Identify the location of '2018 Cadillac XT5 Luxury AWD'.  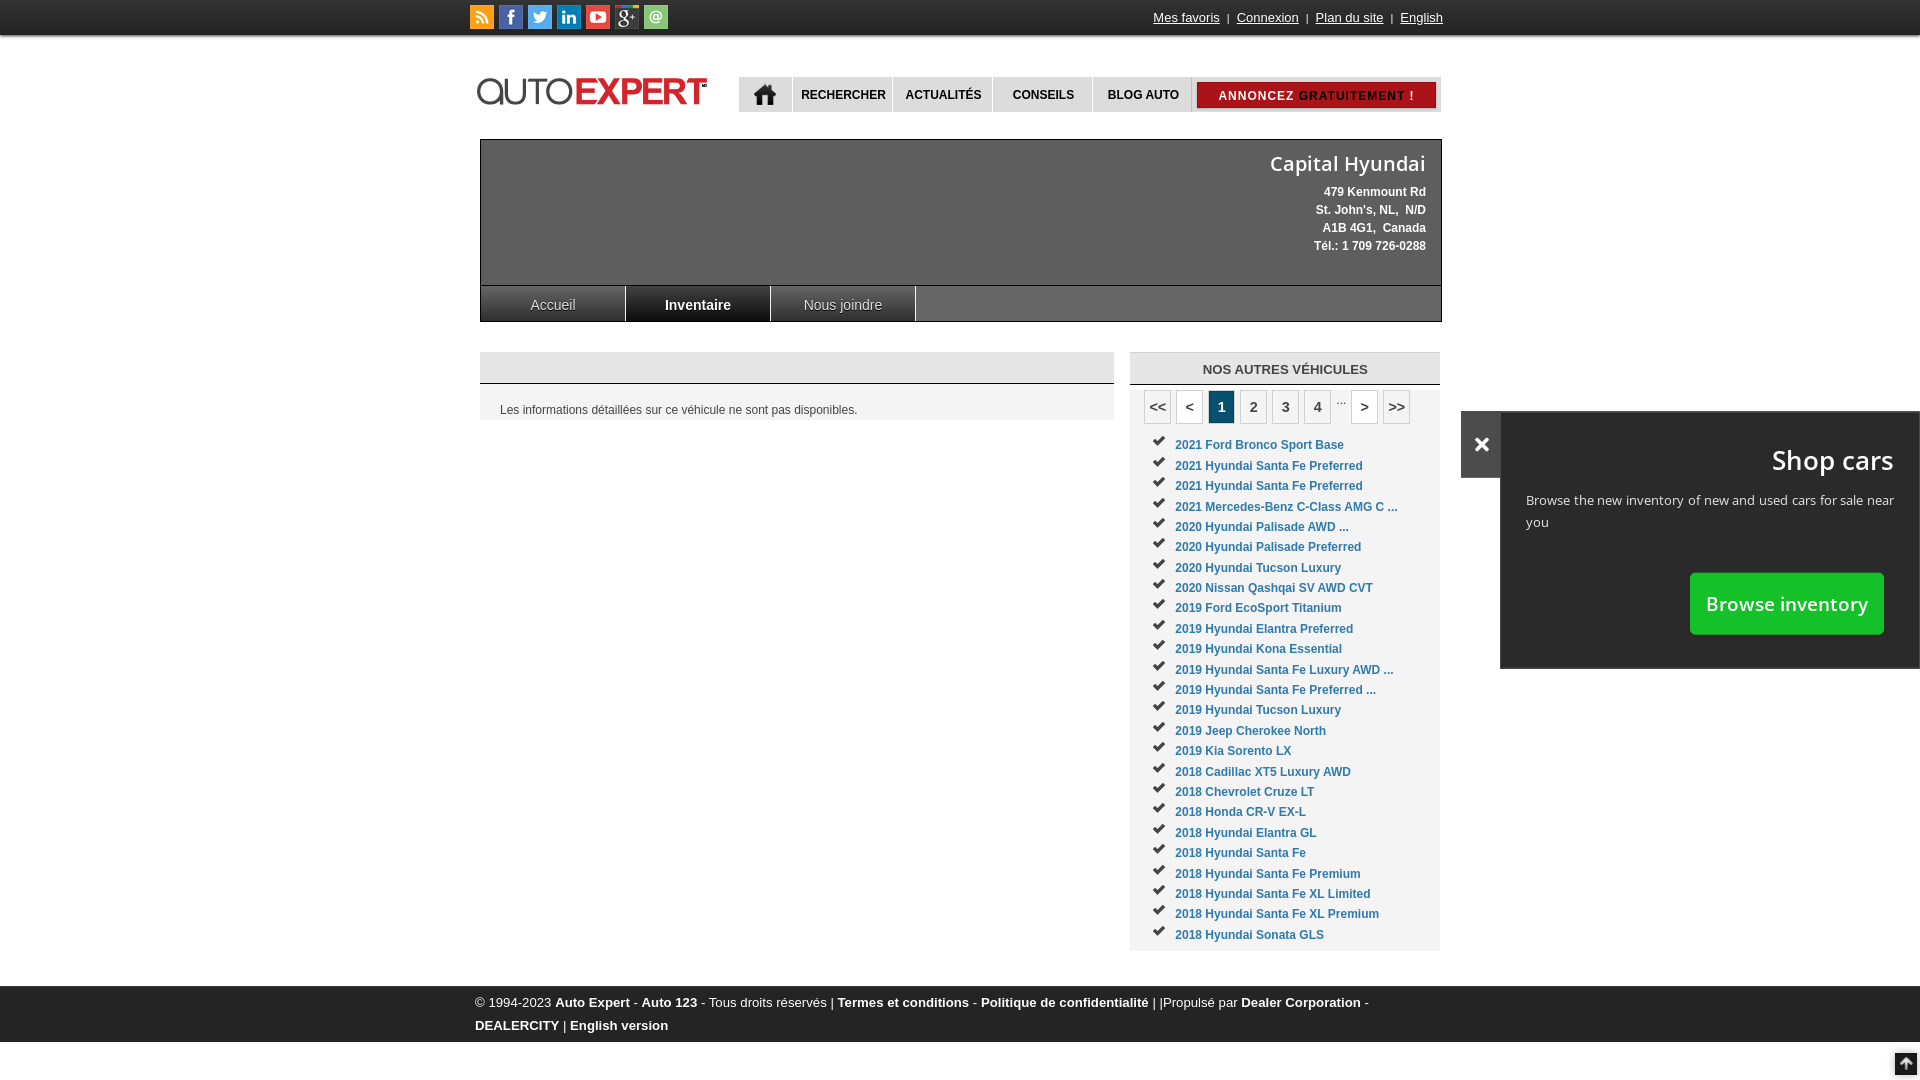
(1261, 770).